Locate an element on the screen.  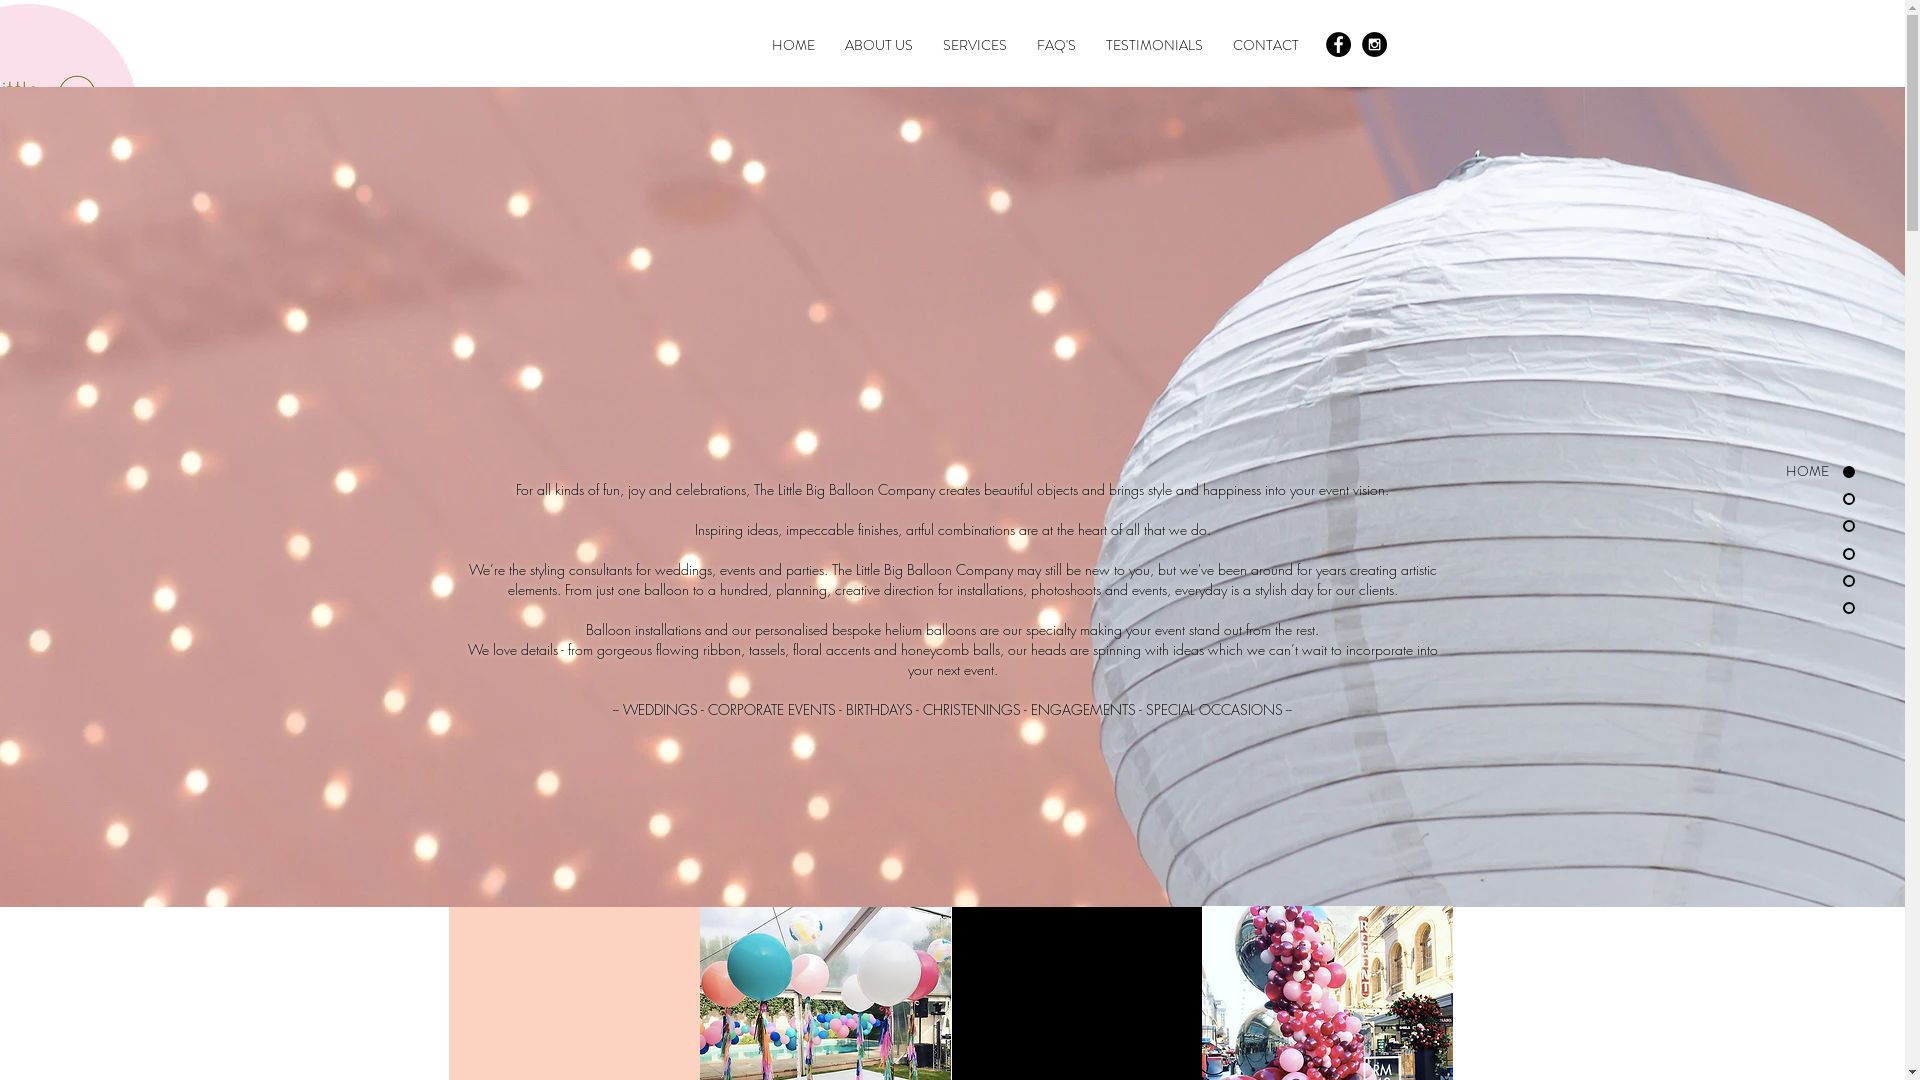
'FAQ'S' is located at coordinates (1055, 45).